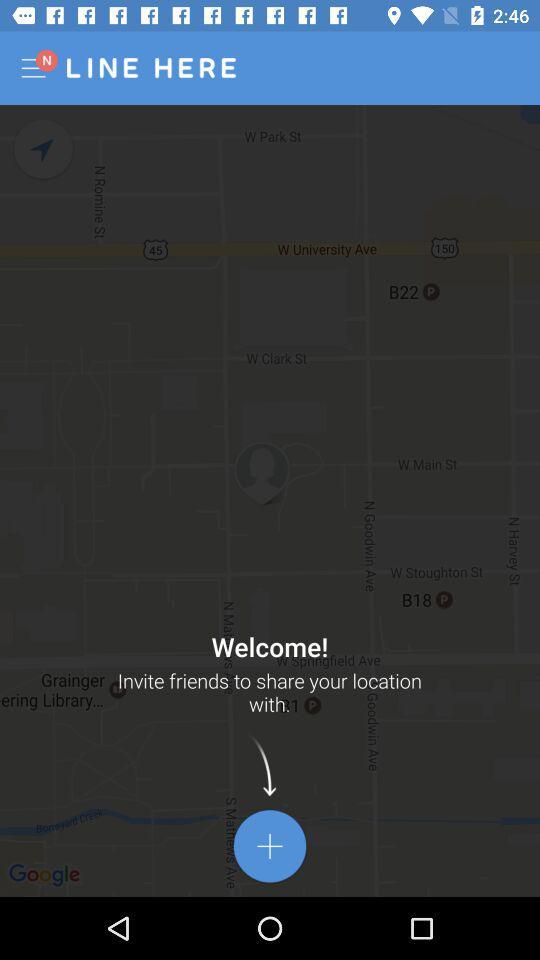 The height and width of the screenshot is (960, 540). What do you see at coordinates (44, 148) in the screenshot?
I see `directional indicator button` at bounding box center [44, 148].